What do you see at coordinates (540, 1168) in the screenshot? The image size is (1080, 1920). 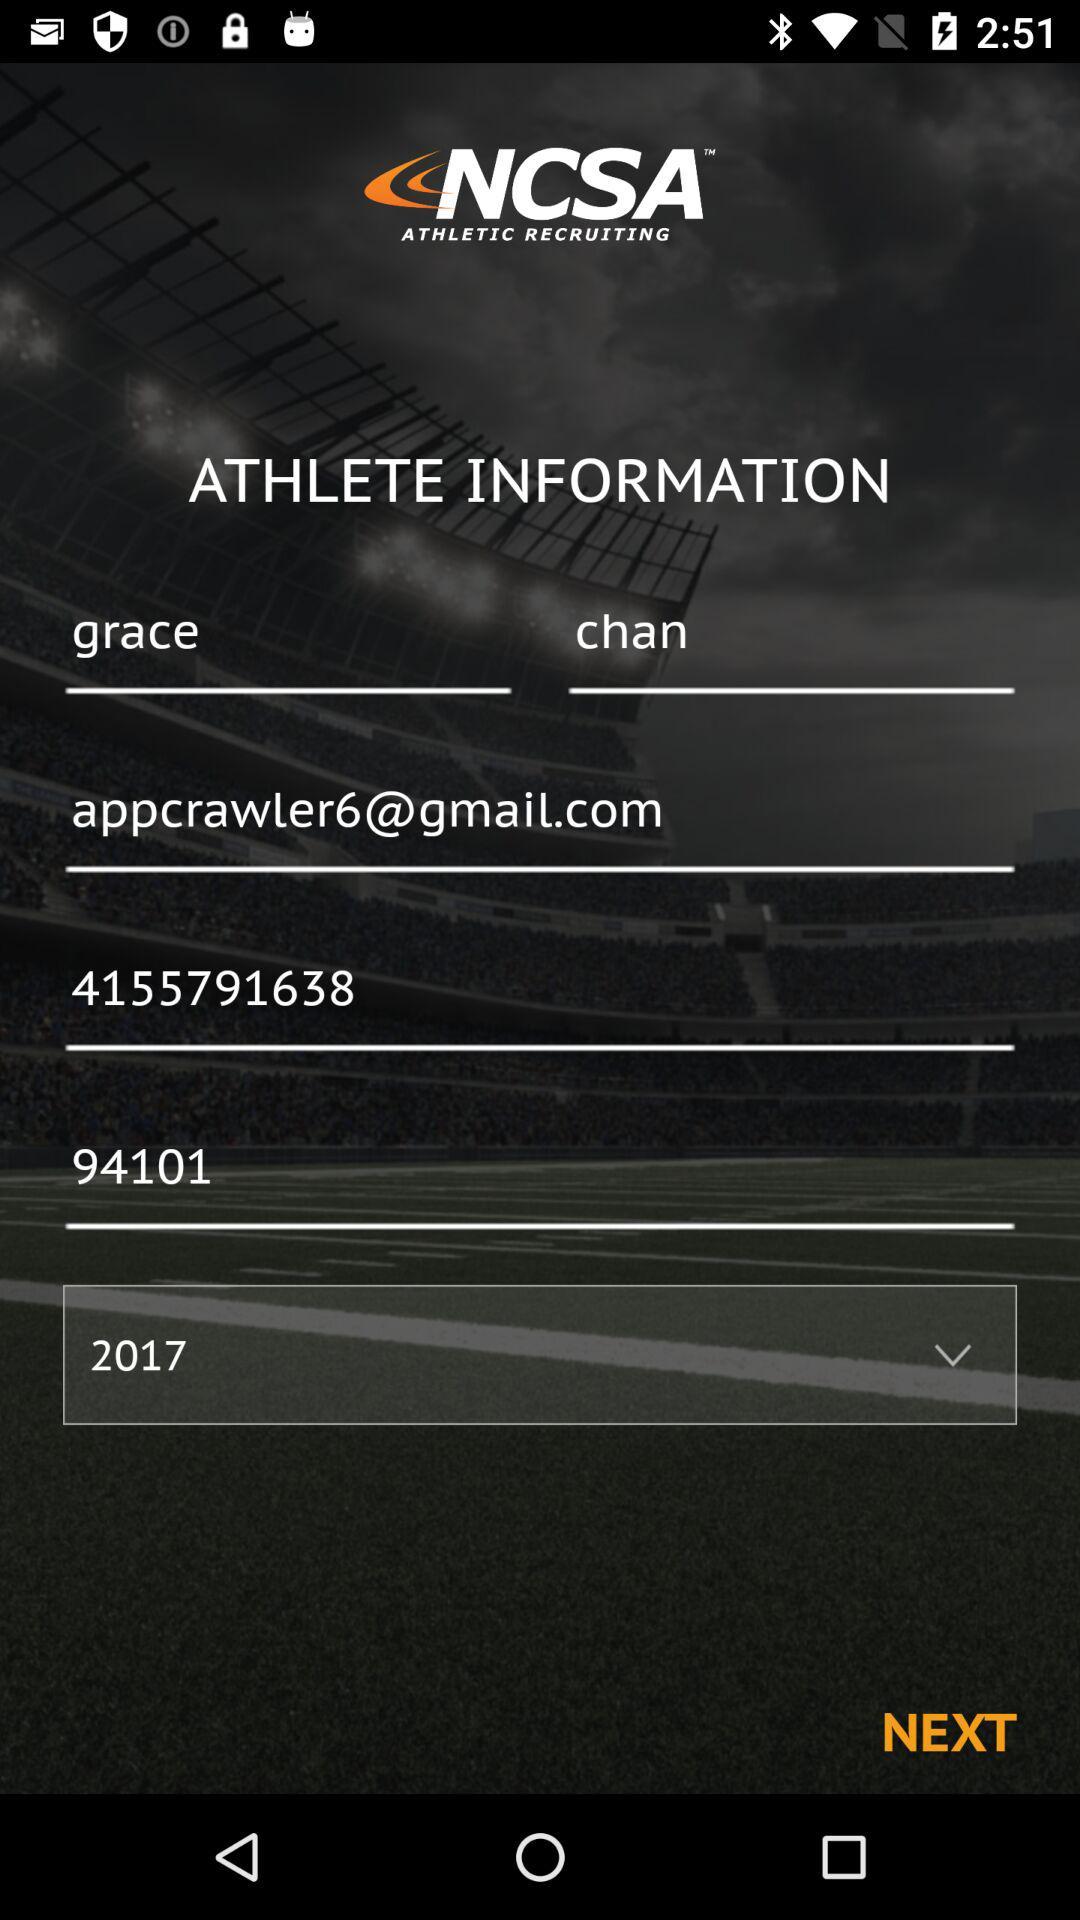 I see `icon above 2017` at bounding box center [540, 1168].